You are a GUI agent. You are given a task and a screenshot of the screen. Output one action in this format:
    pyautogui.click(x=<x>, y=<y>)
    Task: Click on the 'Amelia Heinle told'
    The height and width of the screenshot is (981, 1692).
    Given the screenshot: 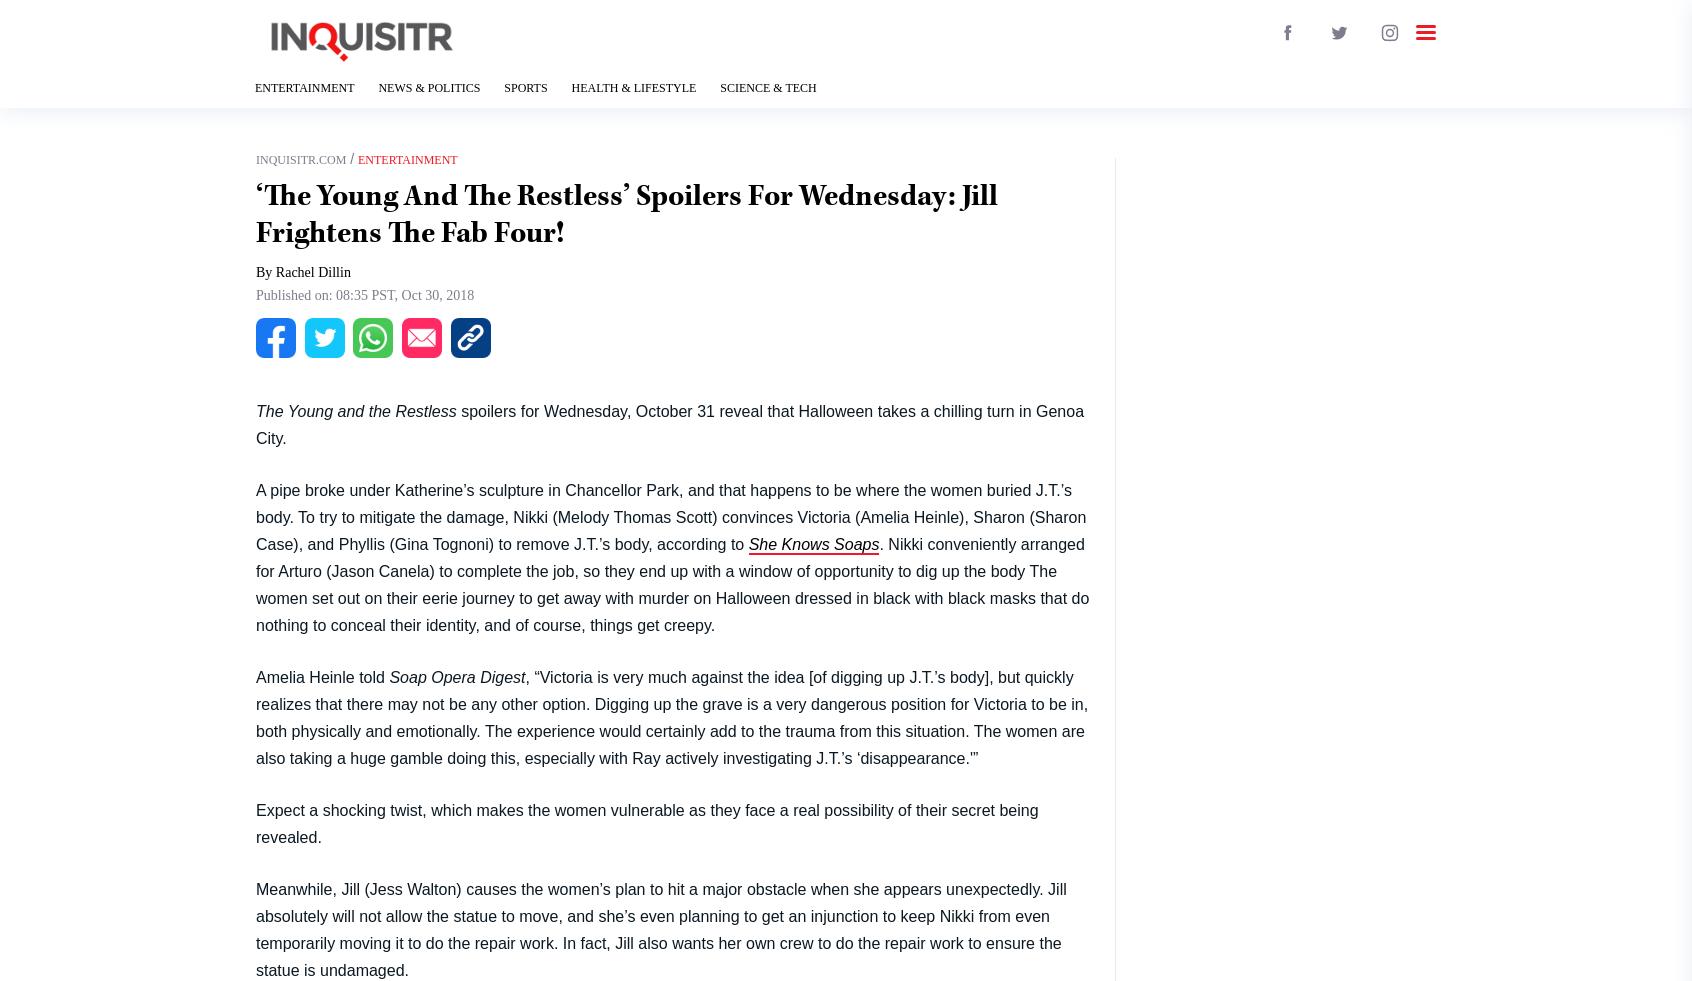 What is the action you would take?
    pyautogui.click(x=321, y=676)
    